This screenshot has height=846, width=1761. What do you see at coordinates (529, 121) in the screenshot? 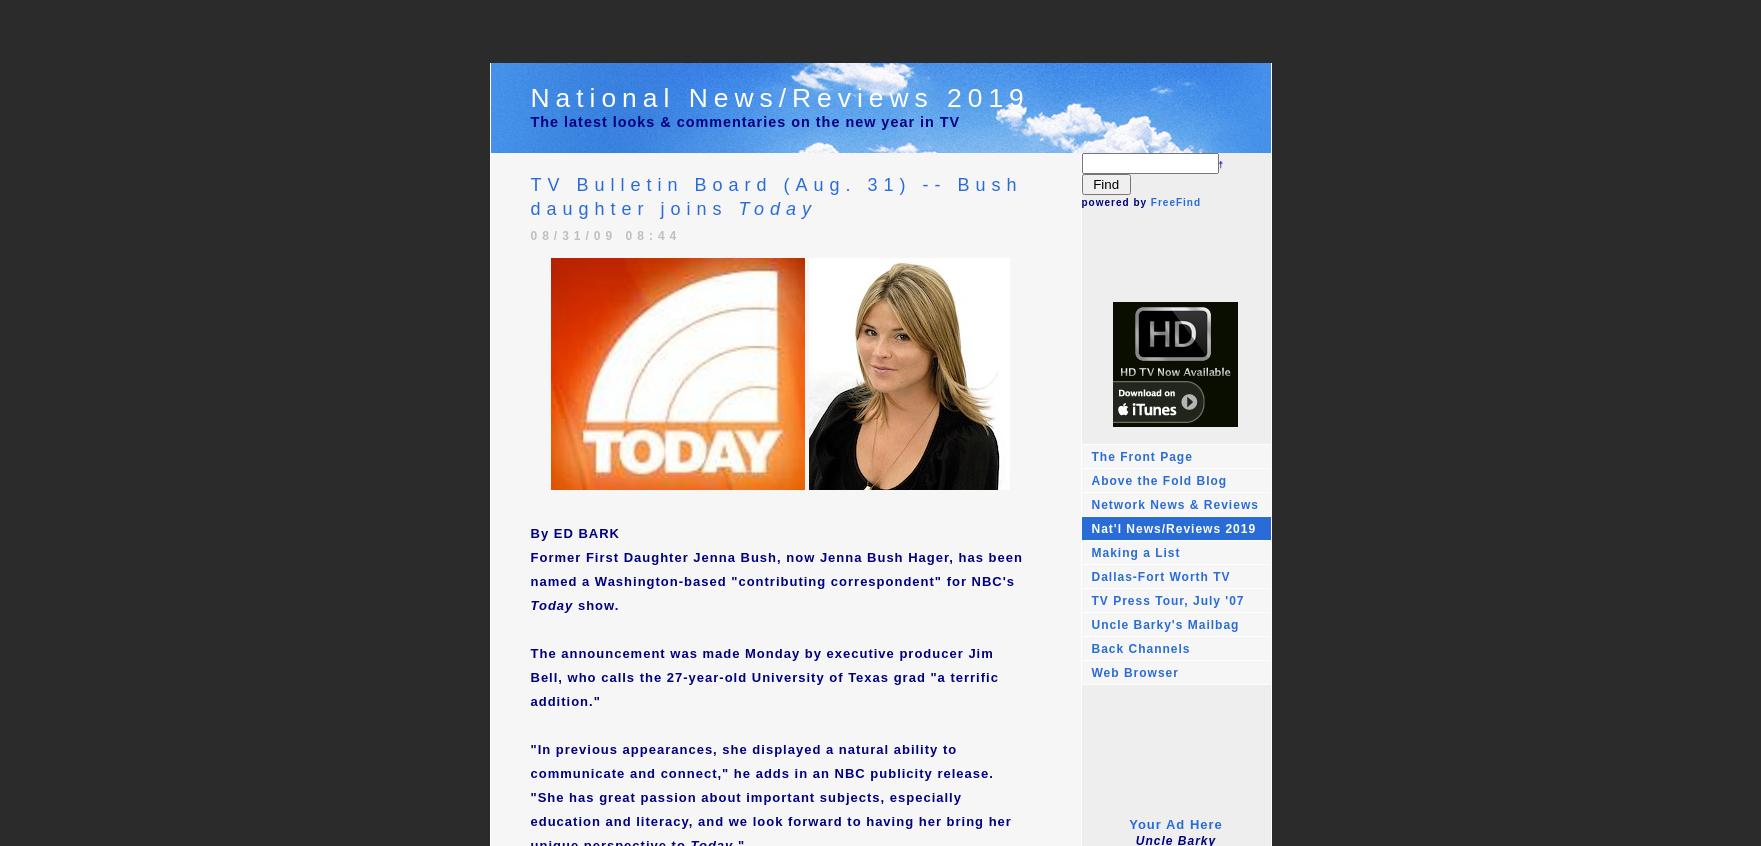
I see `'The latest looks & commentaries on the new year in TV'` at bounding box center [529, 121].